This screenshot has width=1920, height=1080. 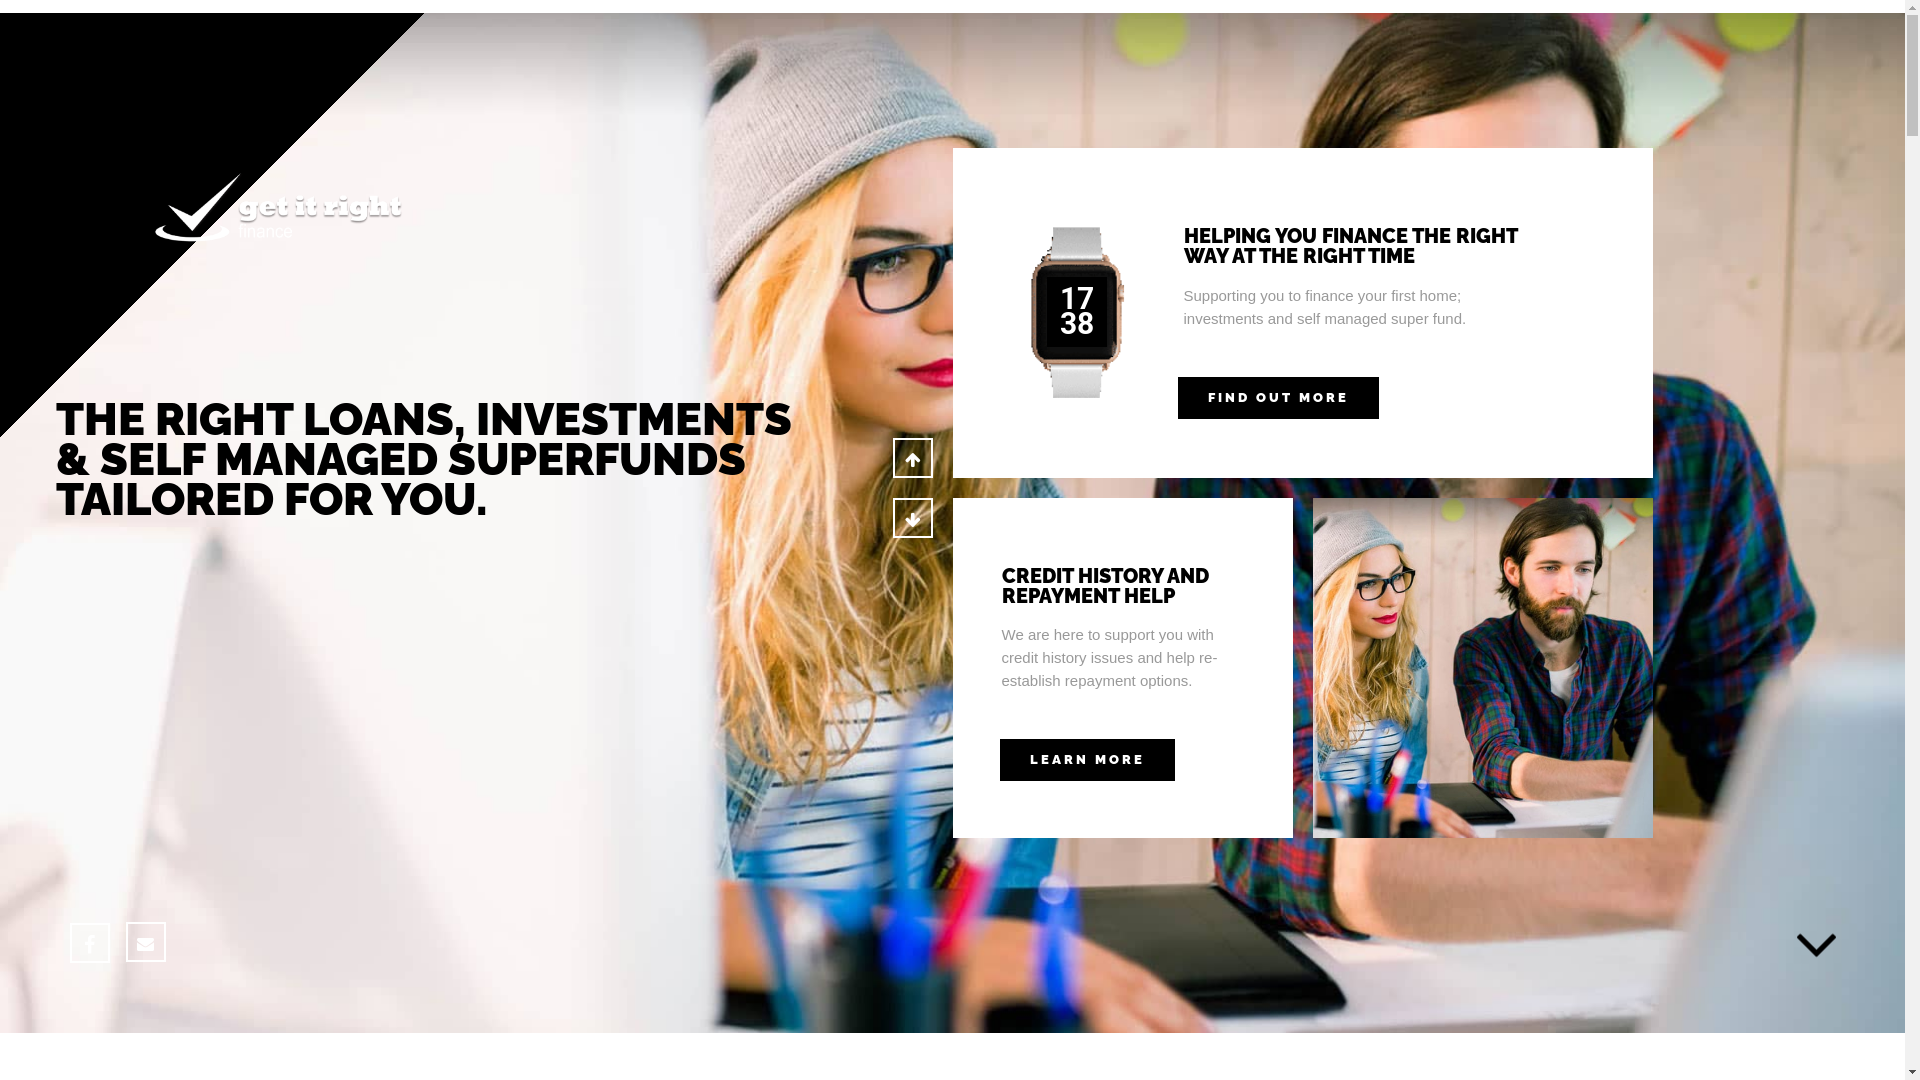 What do you see at coordinates (1177, 397) in the screenshot?
I see `'FIND OUT MORE'` at bounding box center [1177, 397].